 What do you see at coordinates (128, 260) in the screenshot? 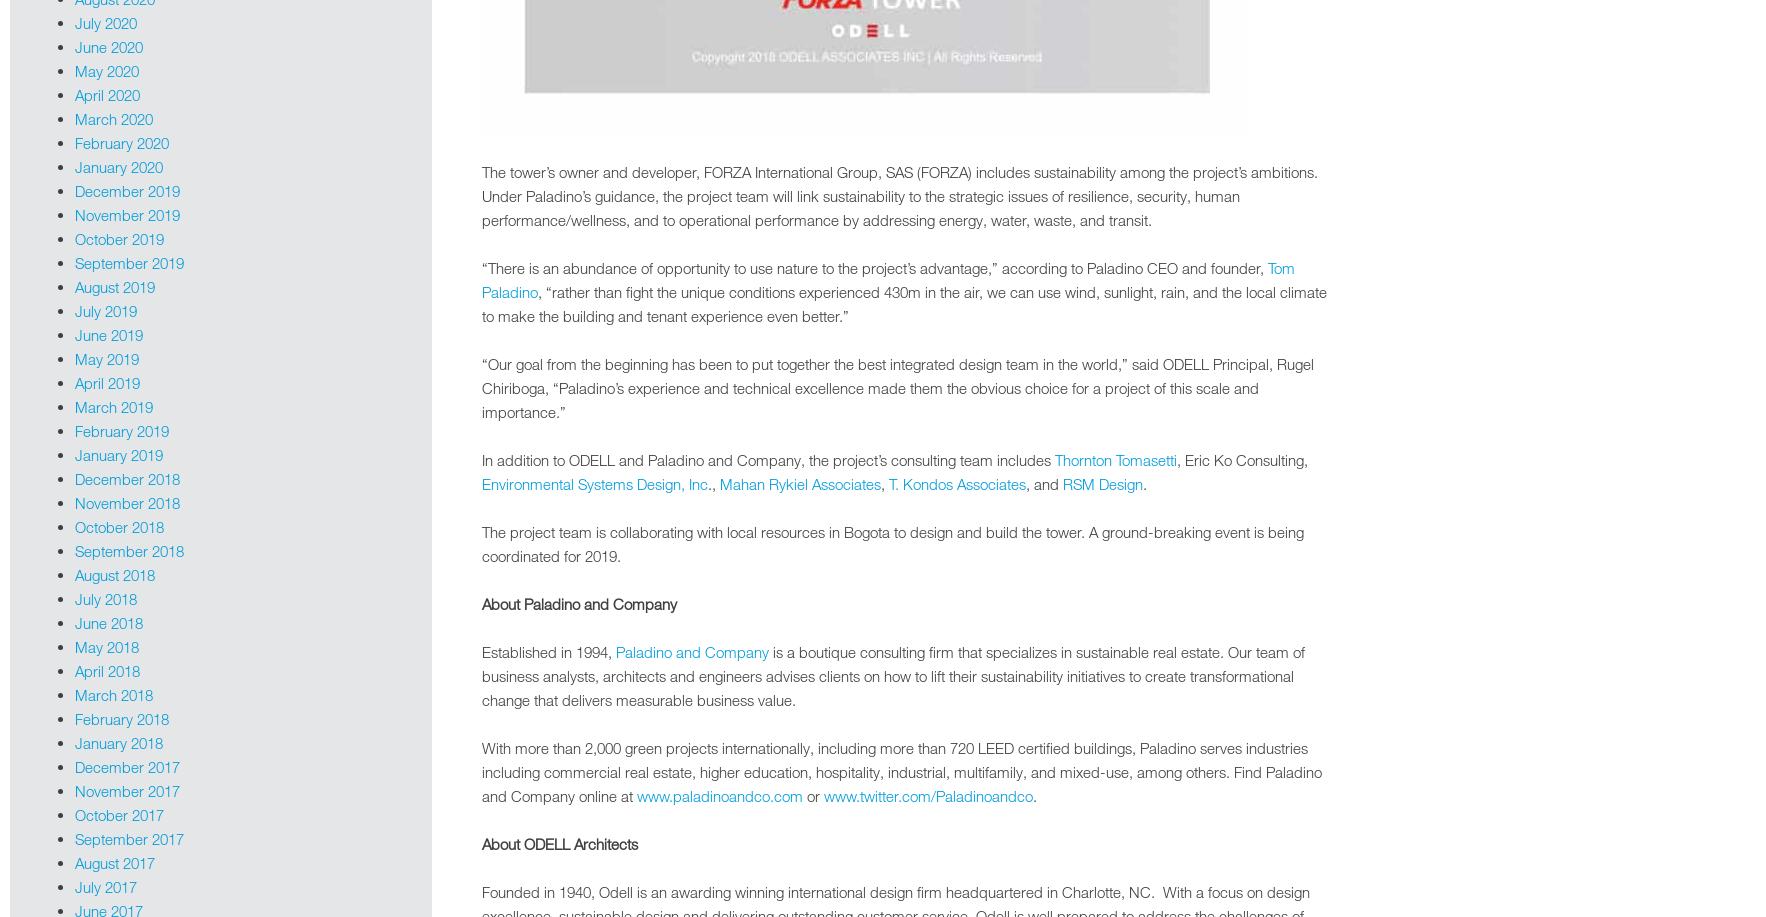
I see `'September 2019'` at bounding box center [128, 260].